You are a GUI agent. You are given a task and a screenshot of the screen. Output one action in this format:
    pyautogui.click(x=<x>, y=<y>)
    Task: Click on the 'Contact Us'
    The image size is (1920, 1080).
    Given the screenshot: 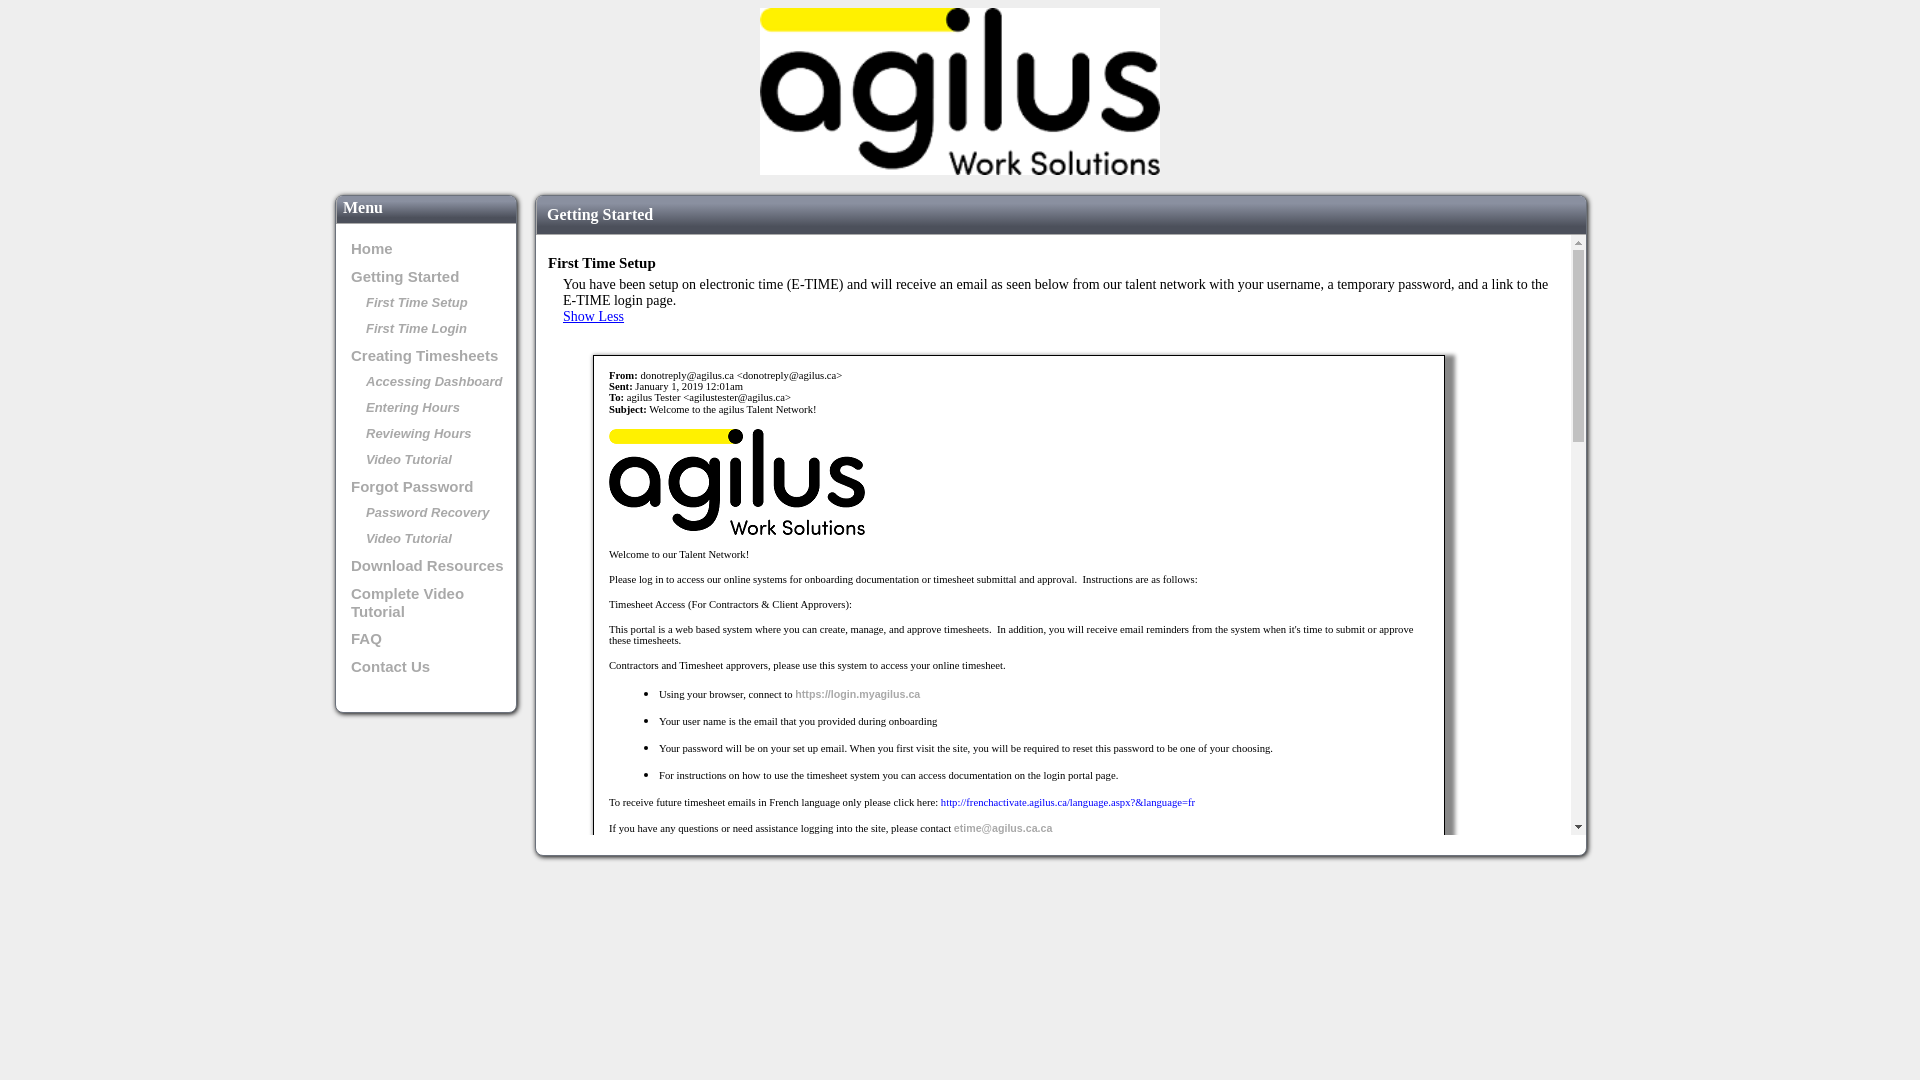 What is the action you would take?
    pyautogui.click(x=390, y=666)
    